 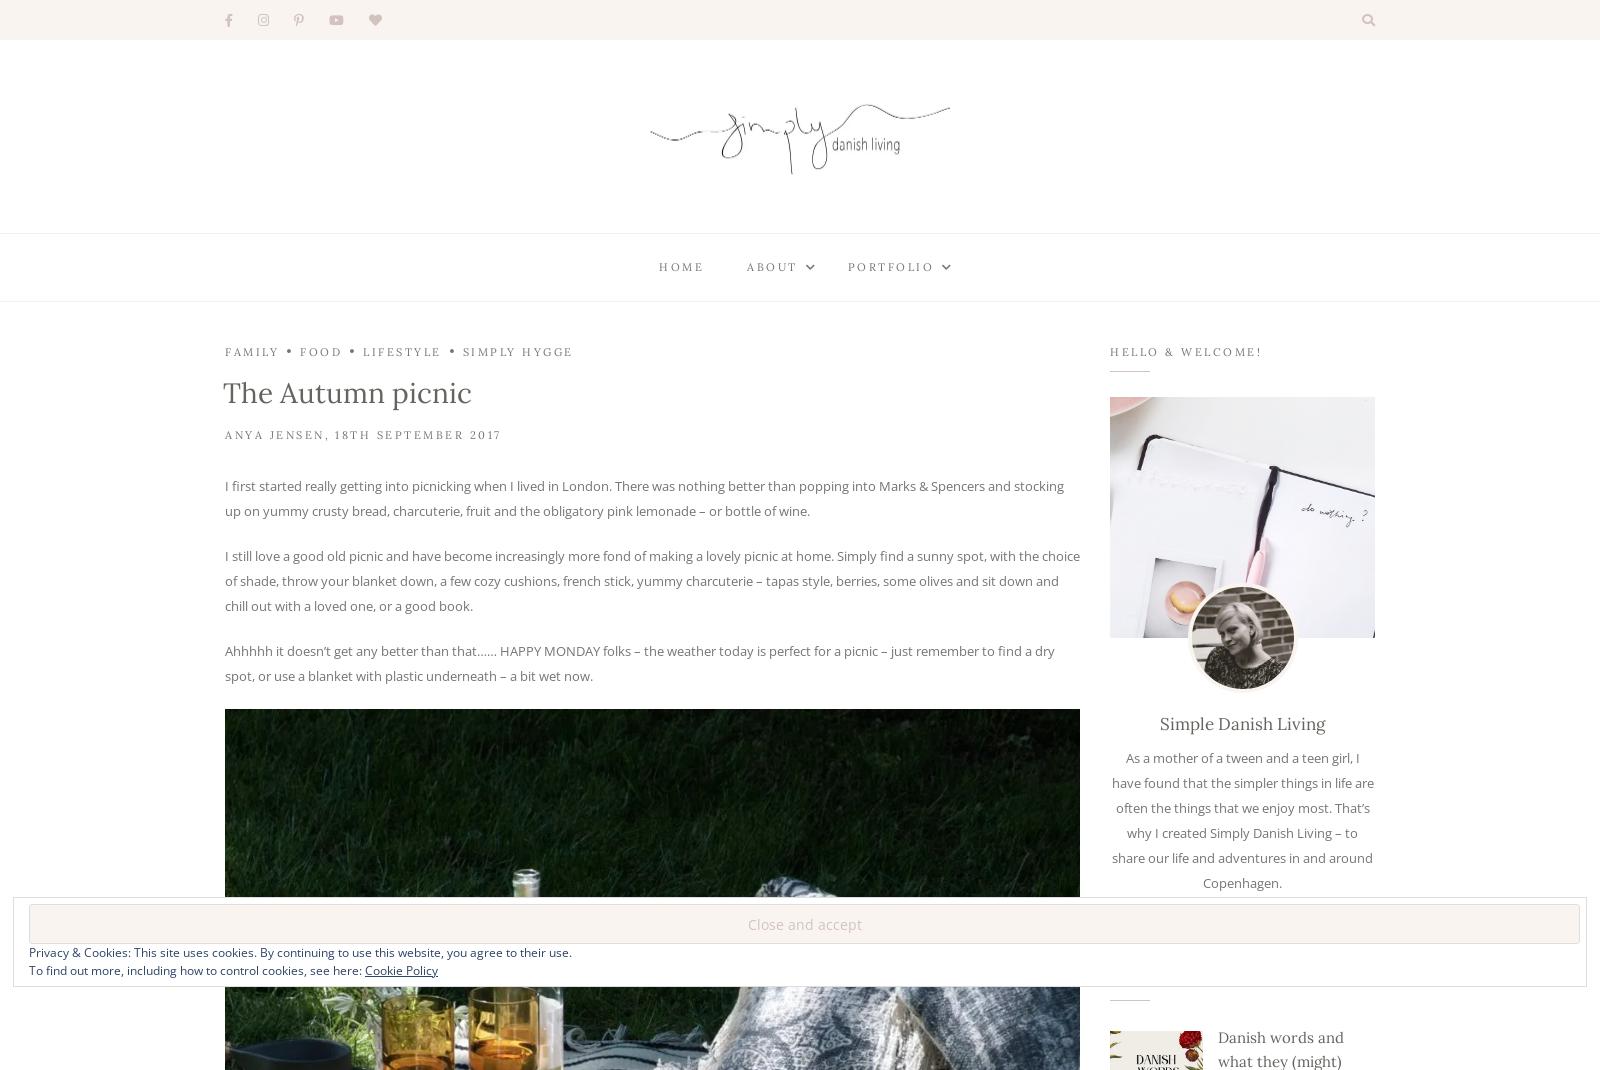 I want to click on 'Lifestyle', so click(x=400, y=352).